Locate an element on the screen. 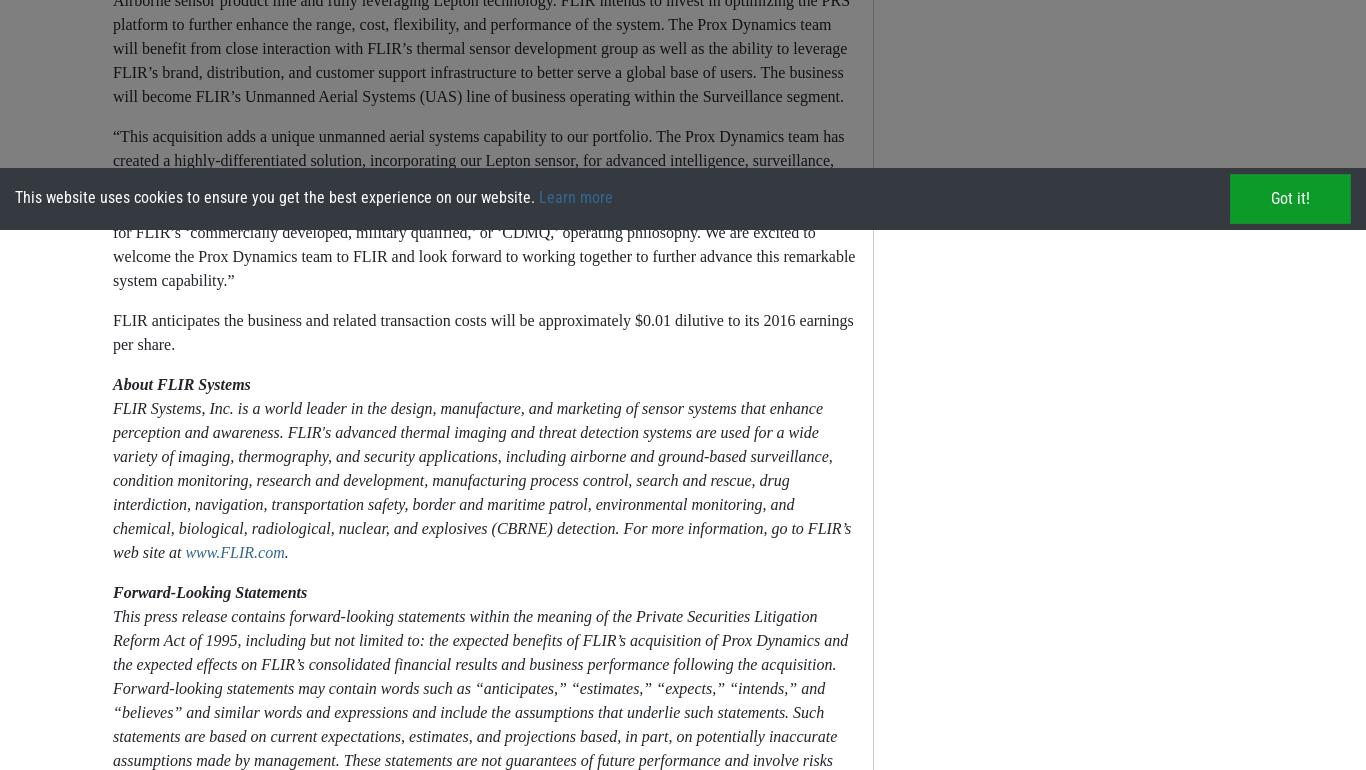 This screenshot has width=1366, height=770. 'About FLIR Systems' is located at coordinates (180, 383).